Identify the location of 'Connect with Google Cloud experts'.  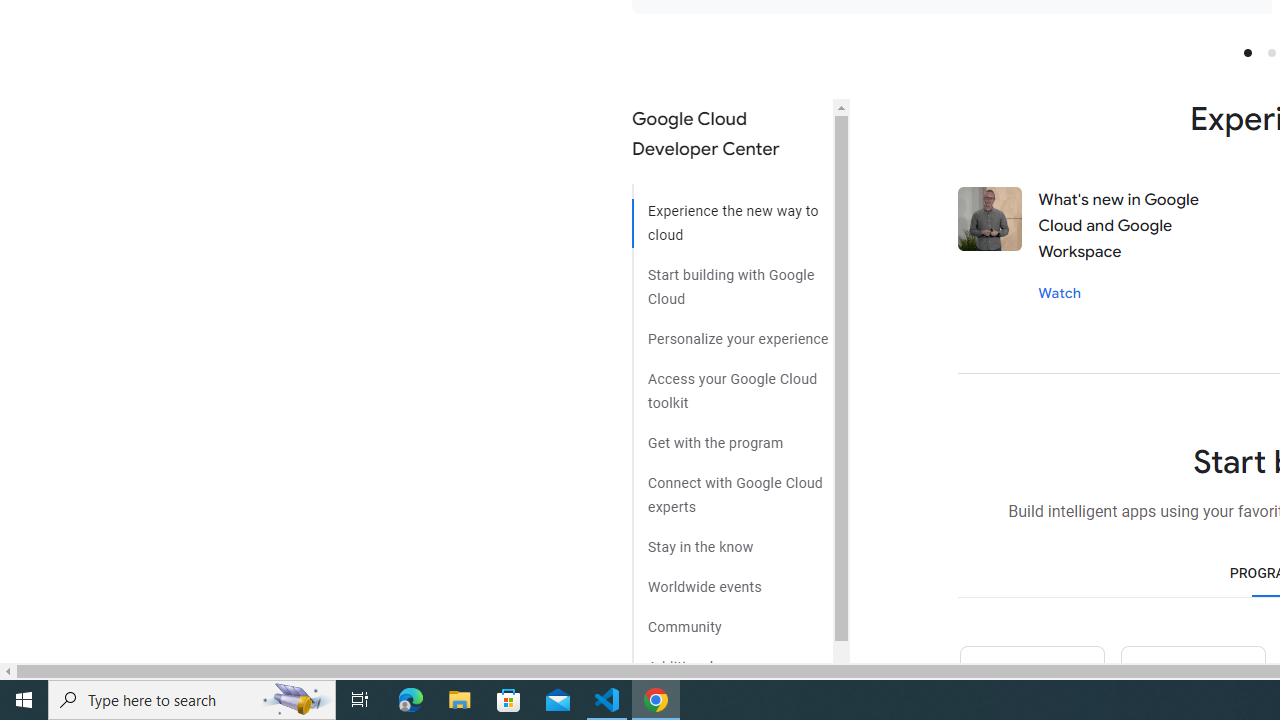
(731, 487).